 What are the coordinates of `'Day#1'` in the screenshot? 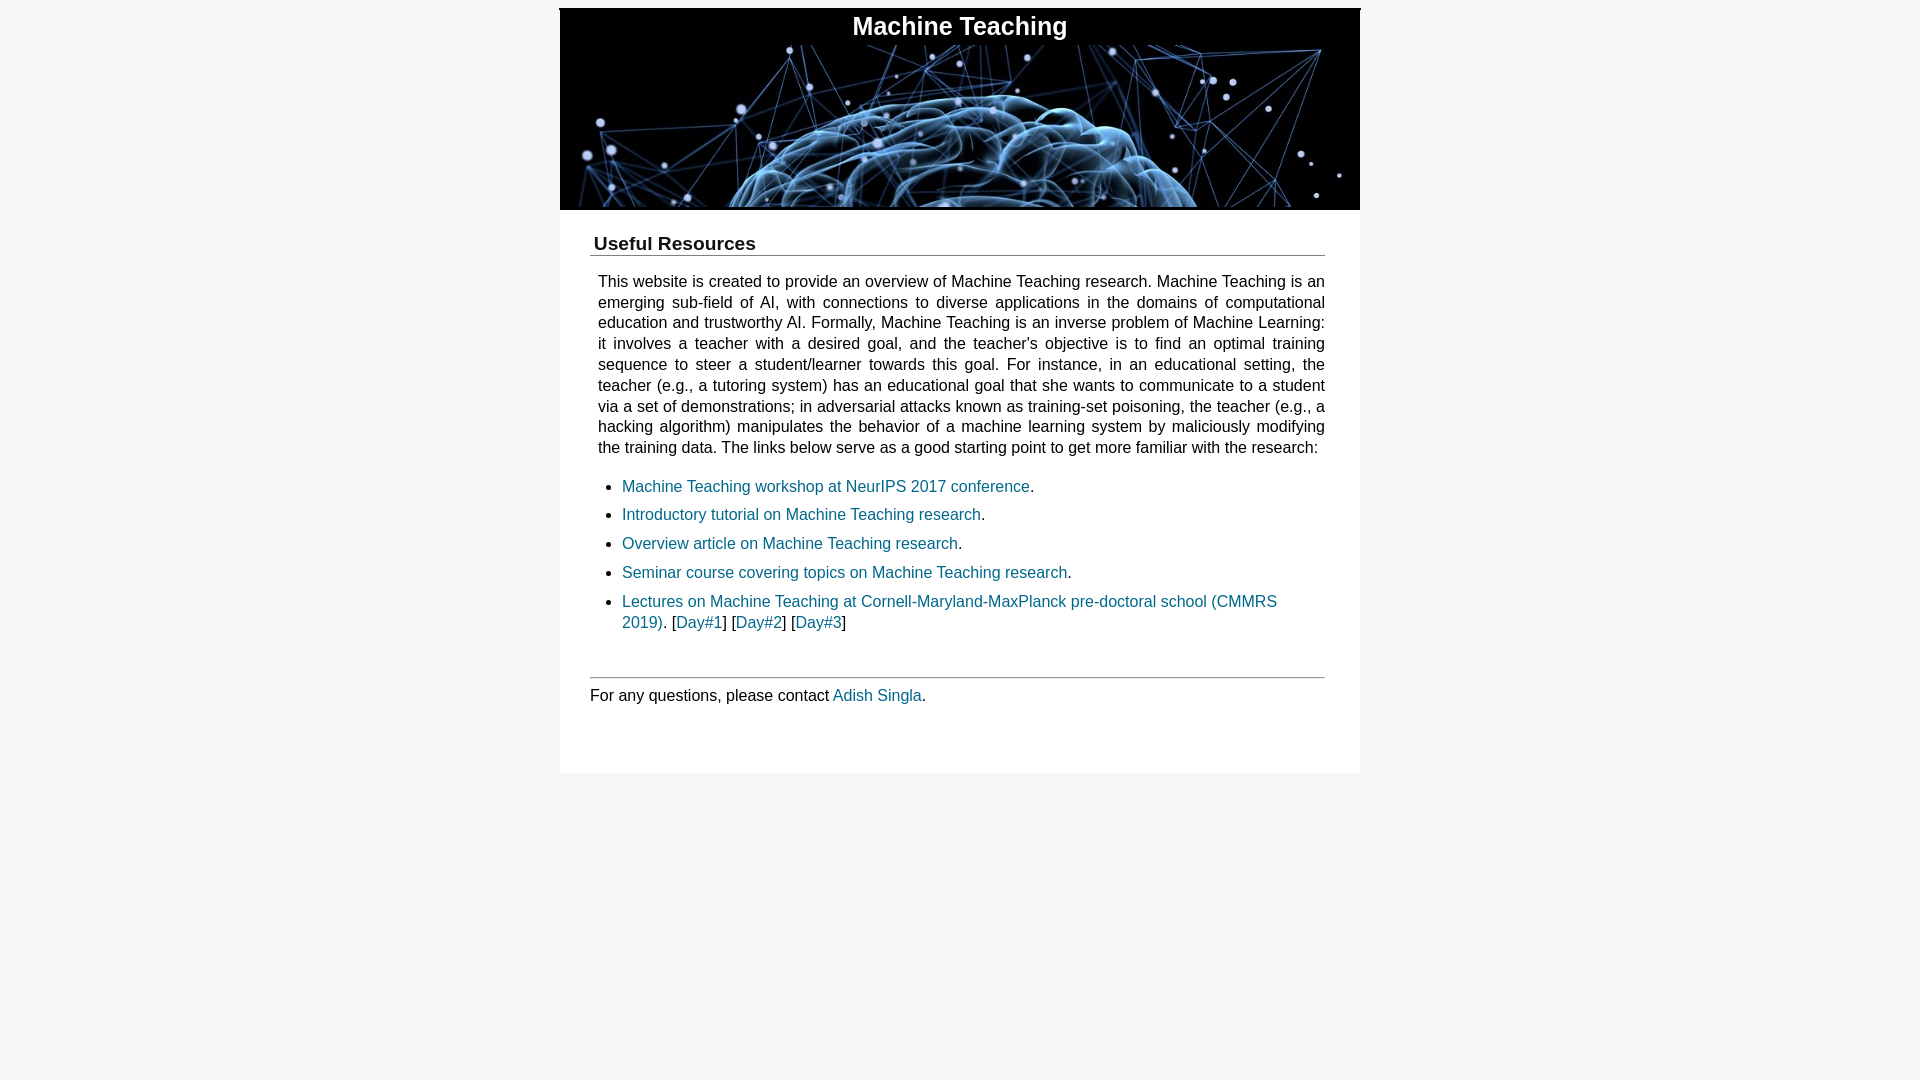 It's located at (699, 621).